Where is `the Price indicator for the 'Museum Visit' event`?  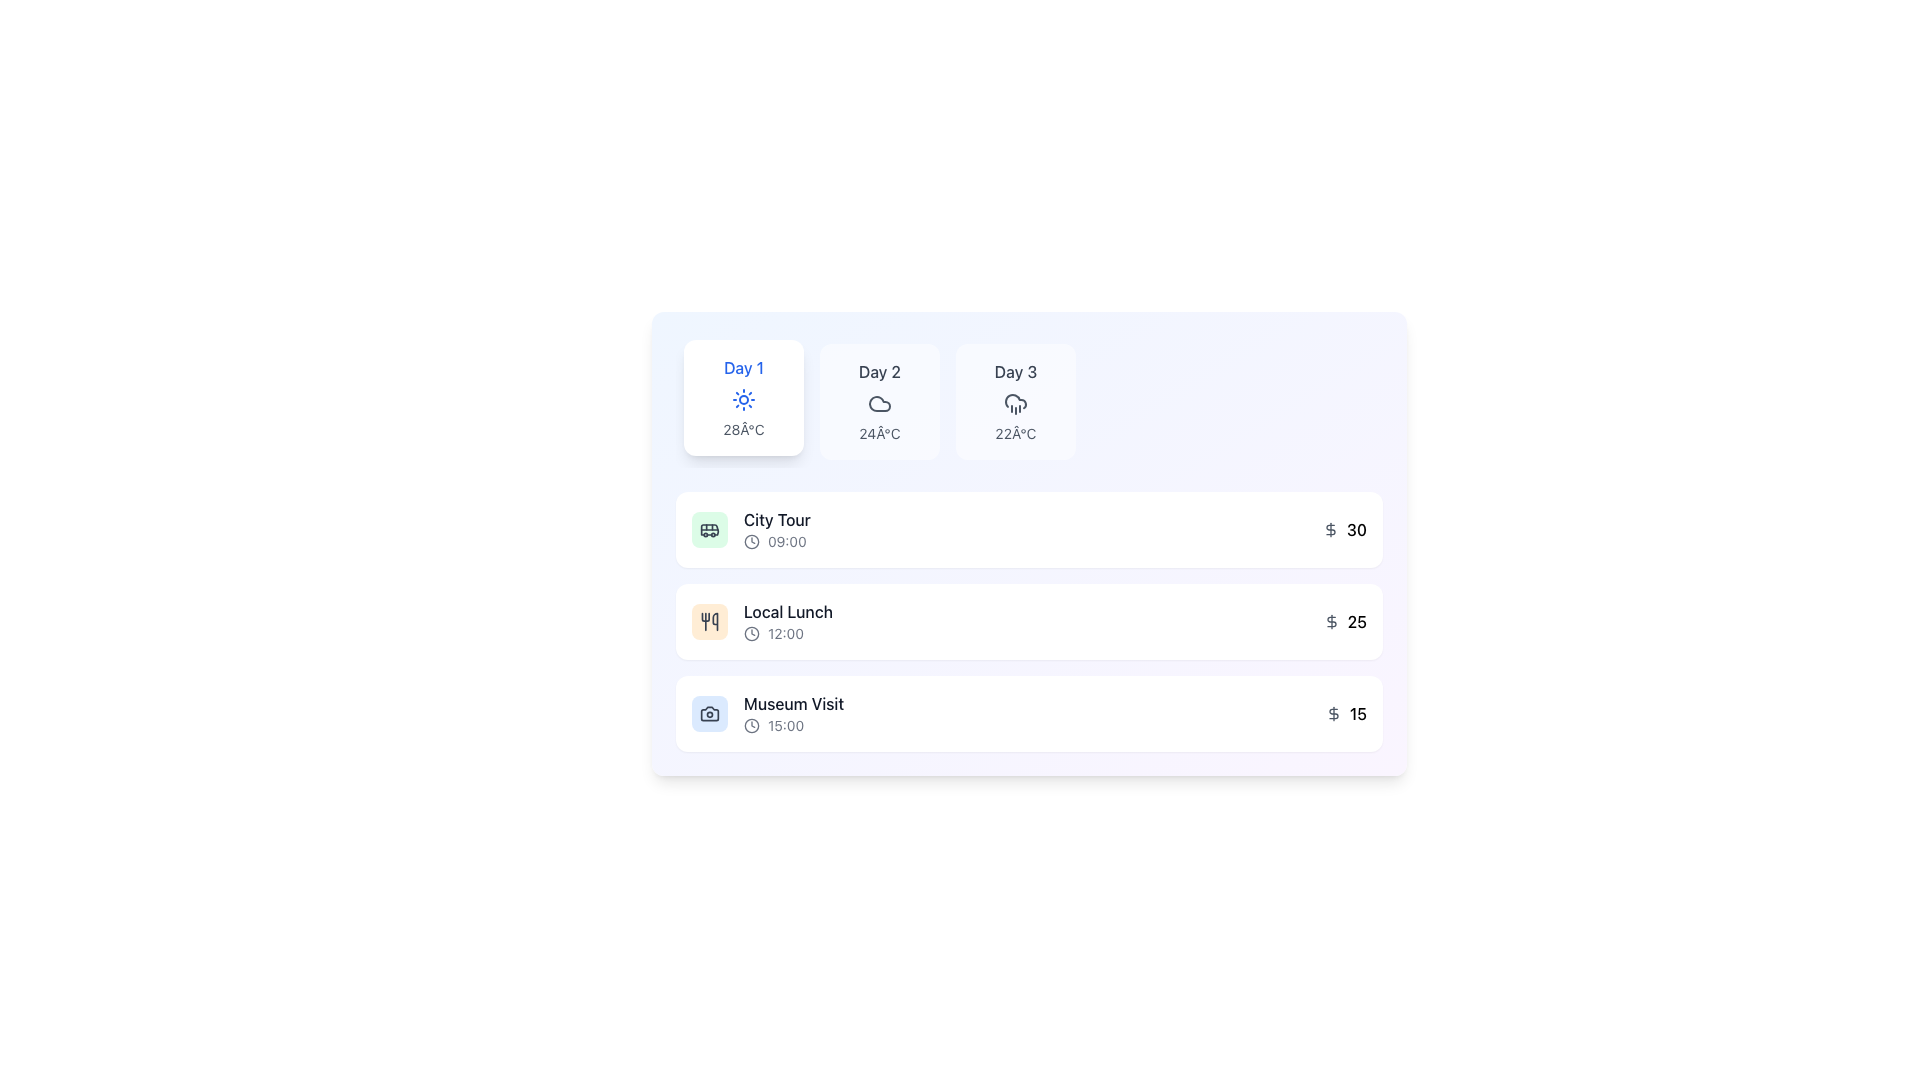 the Price indicator for the 'Museum Visit' event is located at coordinates (1346, 712).